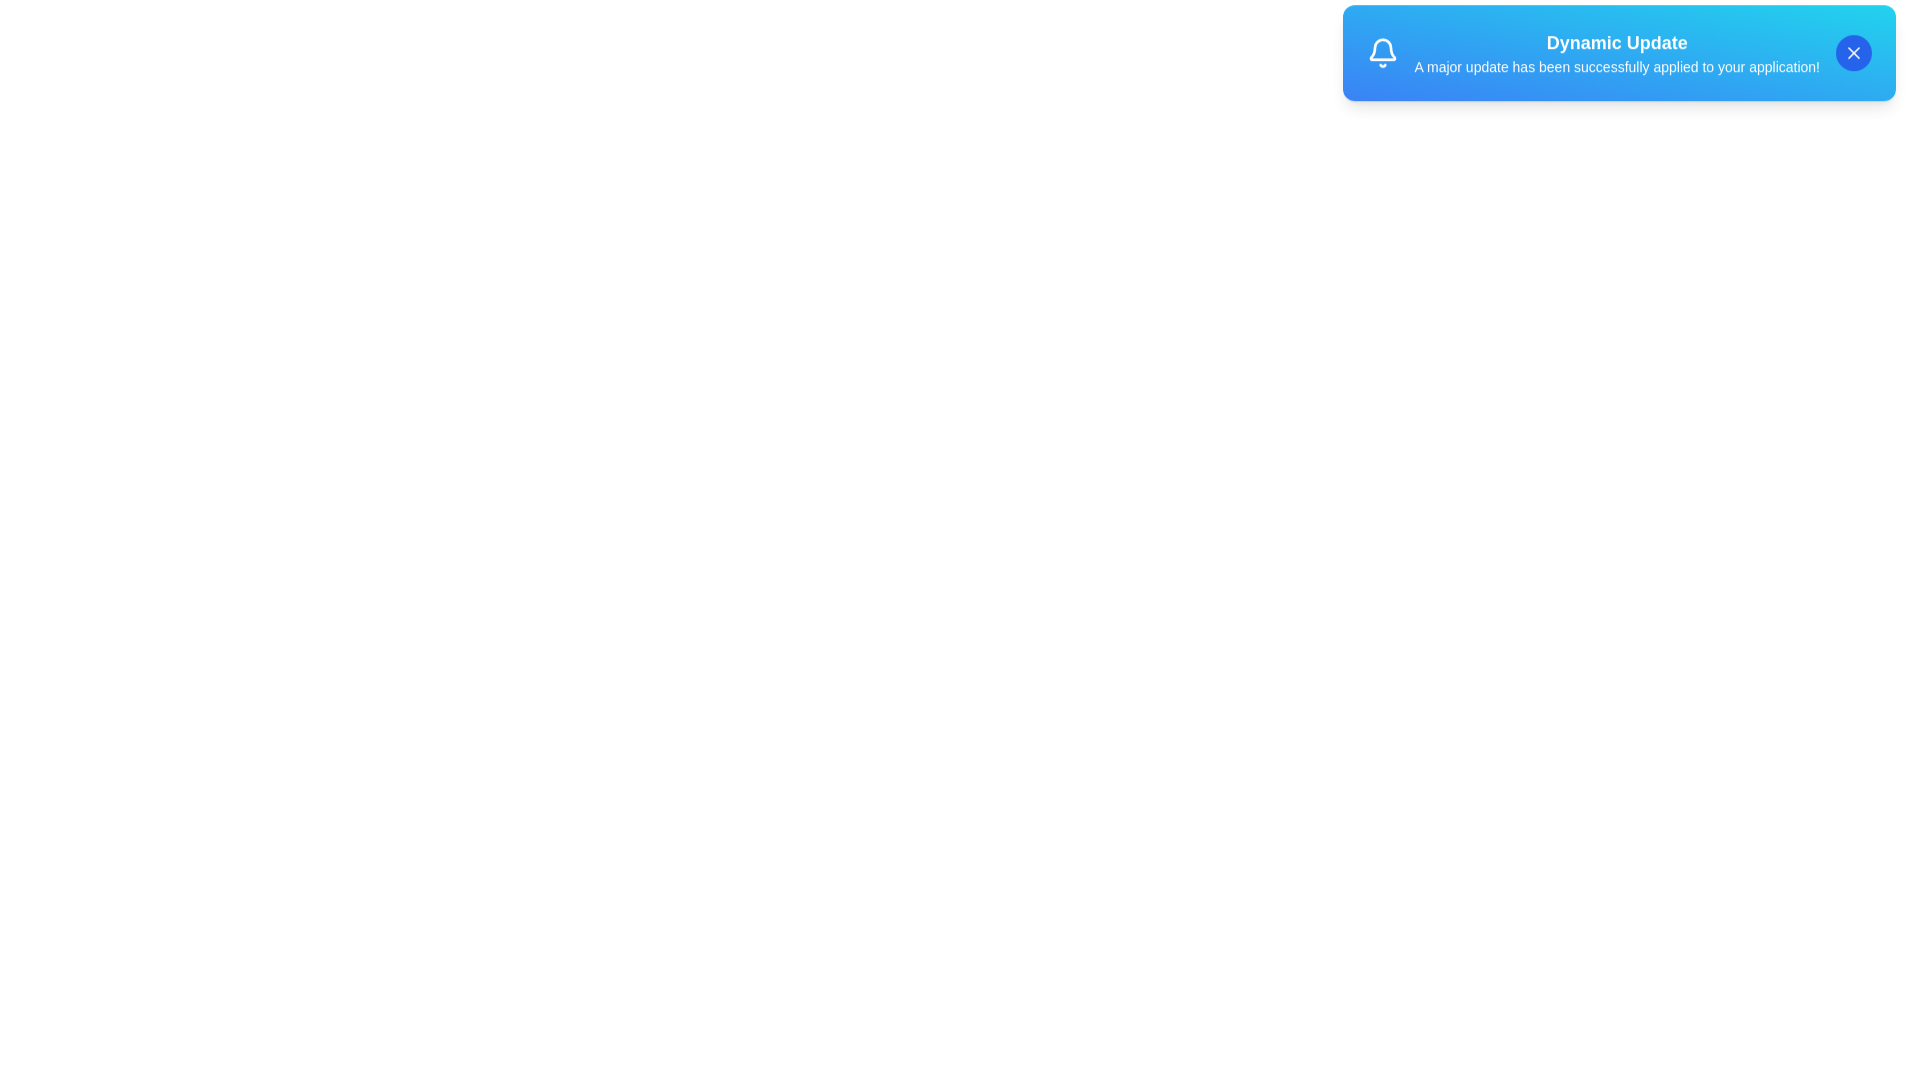 The height and width of the screenshot is (1080, 1920). What do you see at coordinates (1381, 61) in the screenshot?
I see `the bell icon to interact with it` at bounding box center [1381, 61].